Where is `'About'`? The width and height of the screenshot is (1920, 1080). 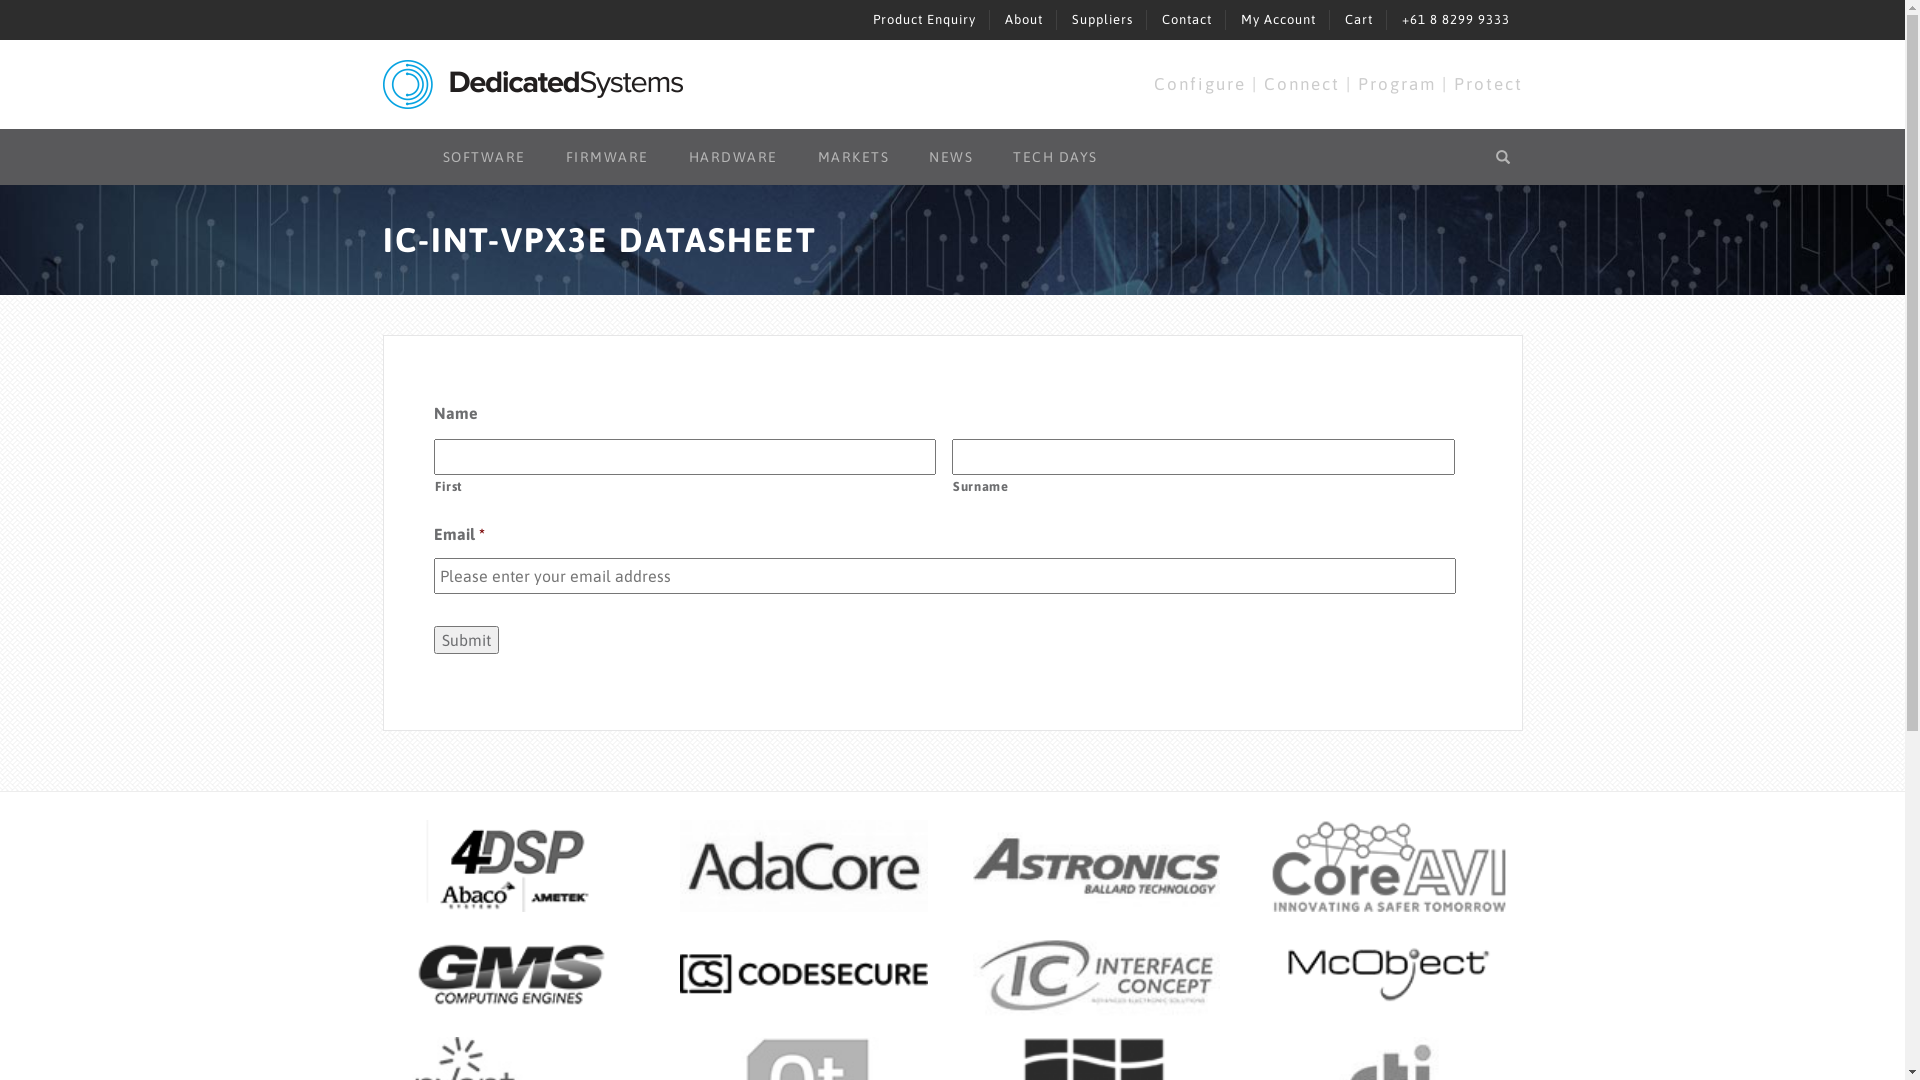 'About' is located at coordinates (1022, 19).